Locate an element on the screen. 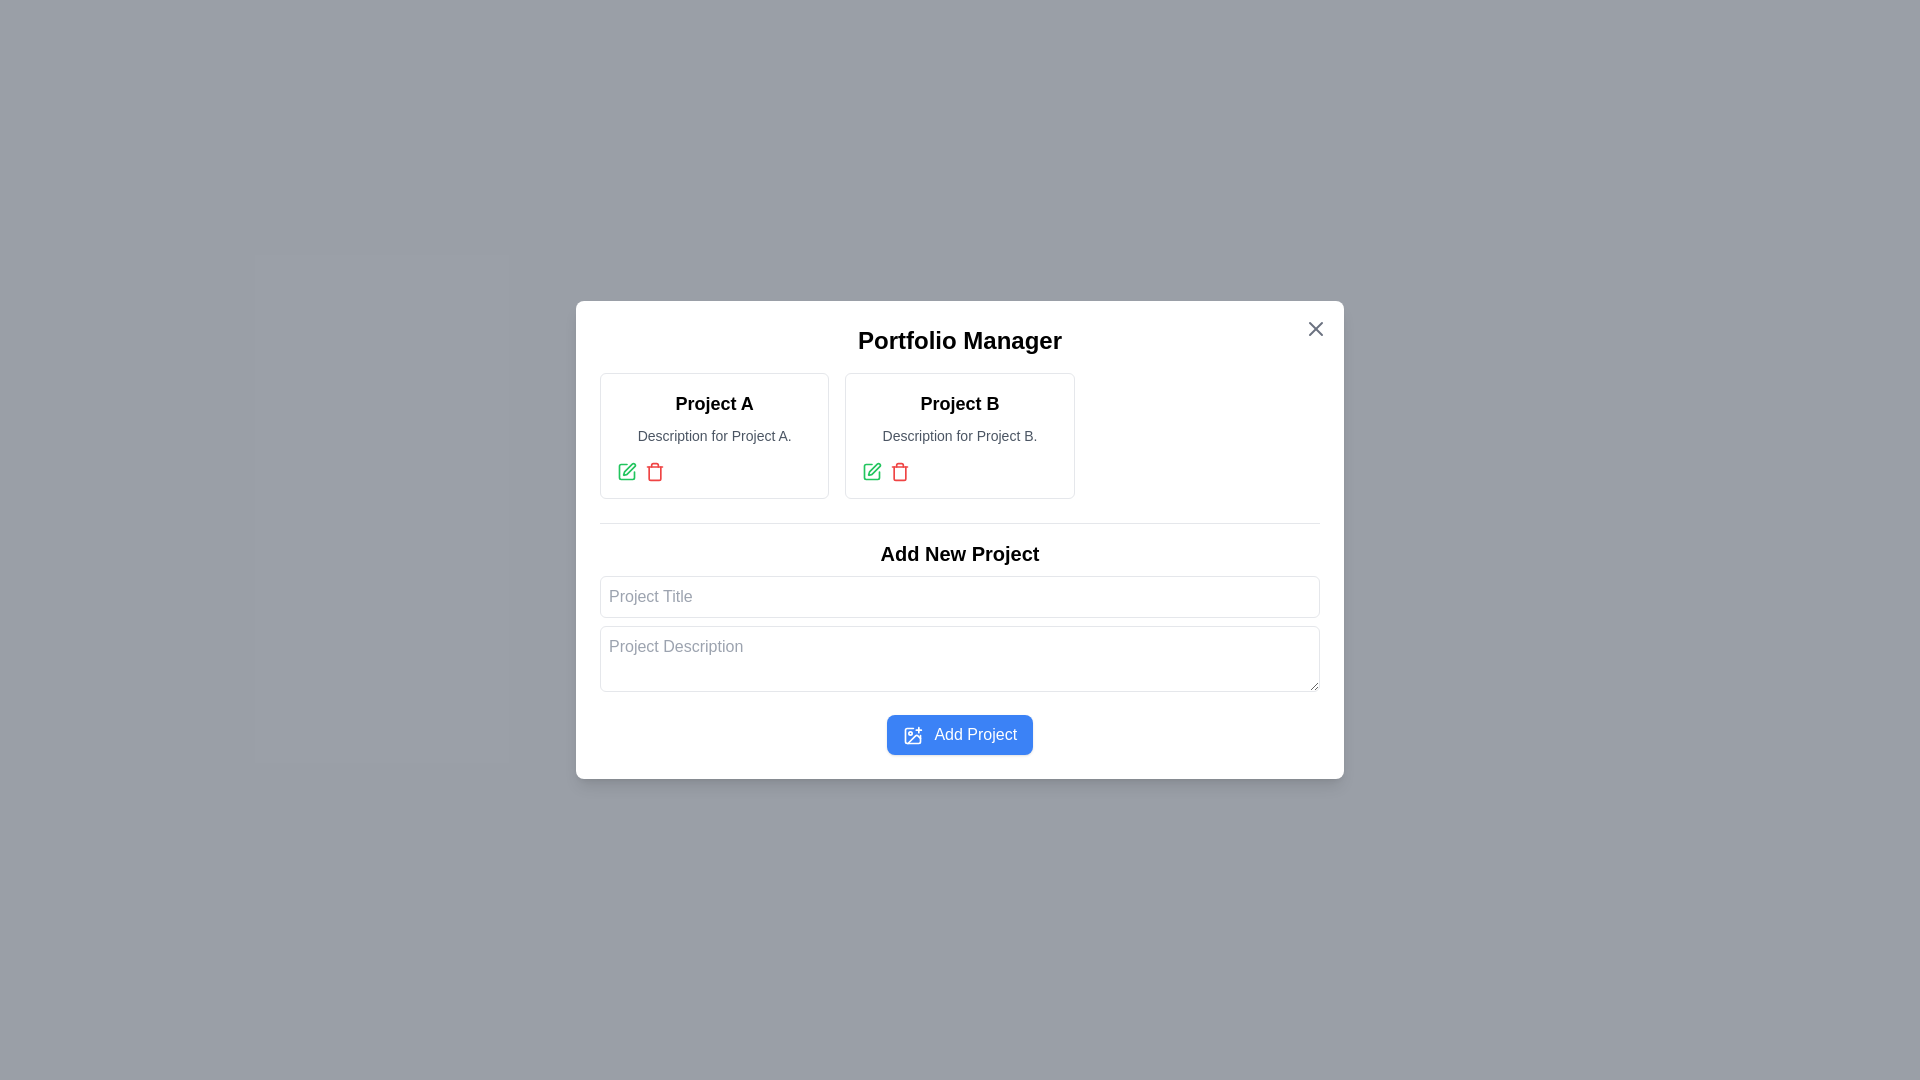 This screenshot has height=1080, width=1920. the red trash can icon button located in the 'Project B' section of the Portfolio Manager interface is located at coordinates (899, 471).